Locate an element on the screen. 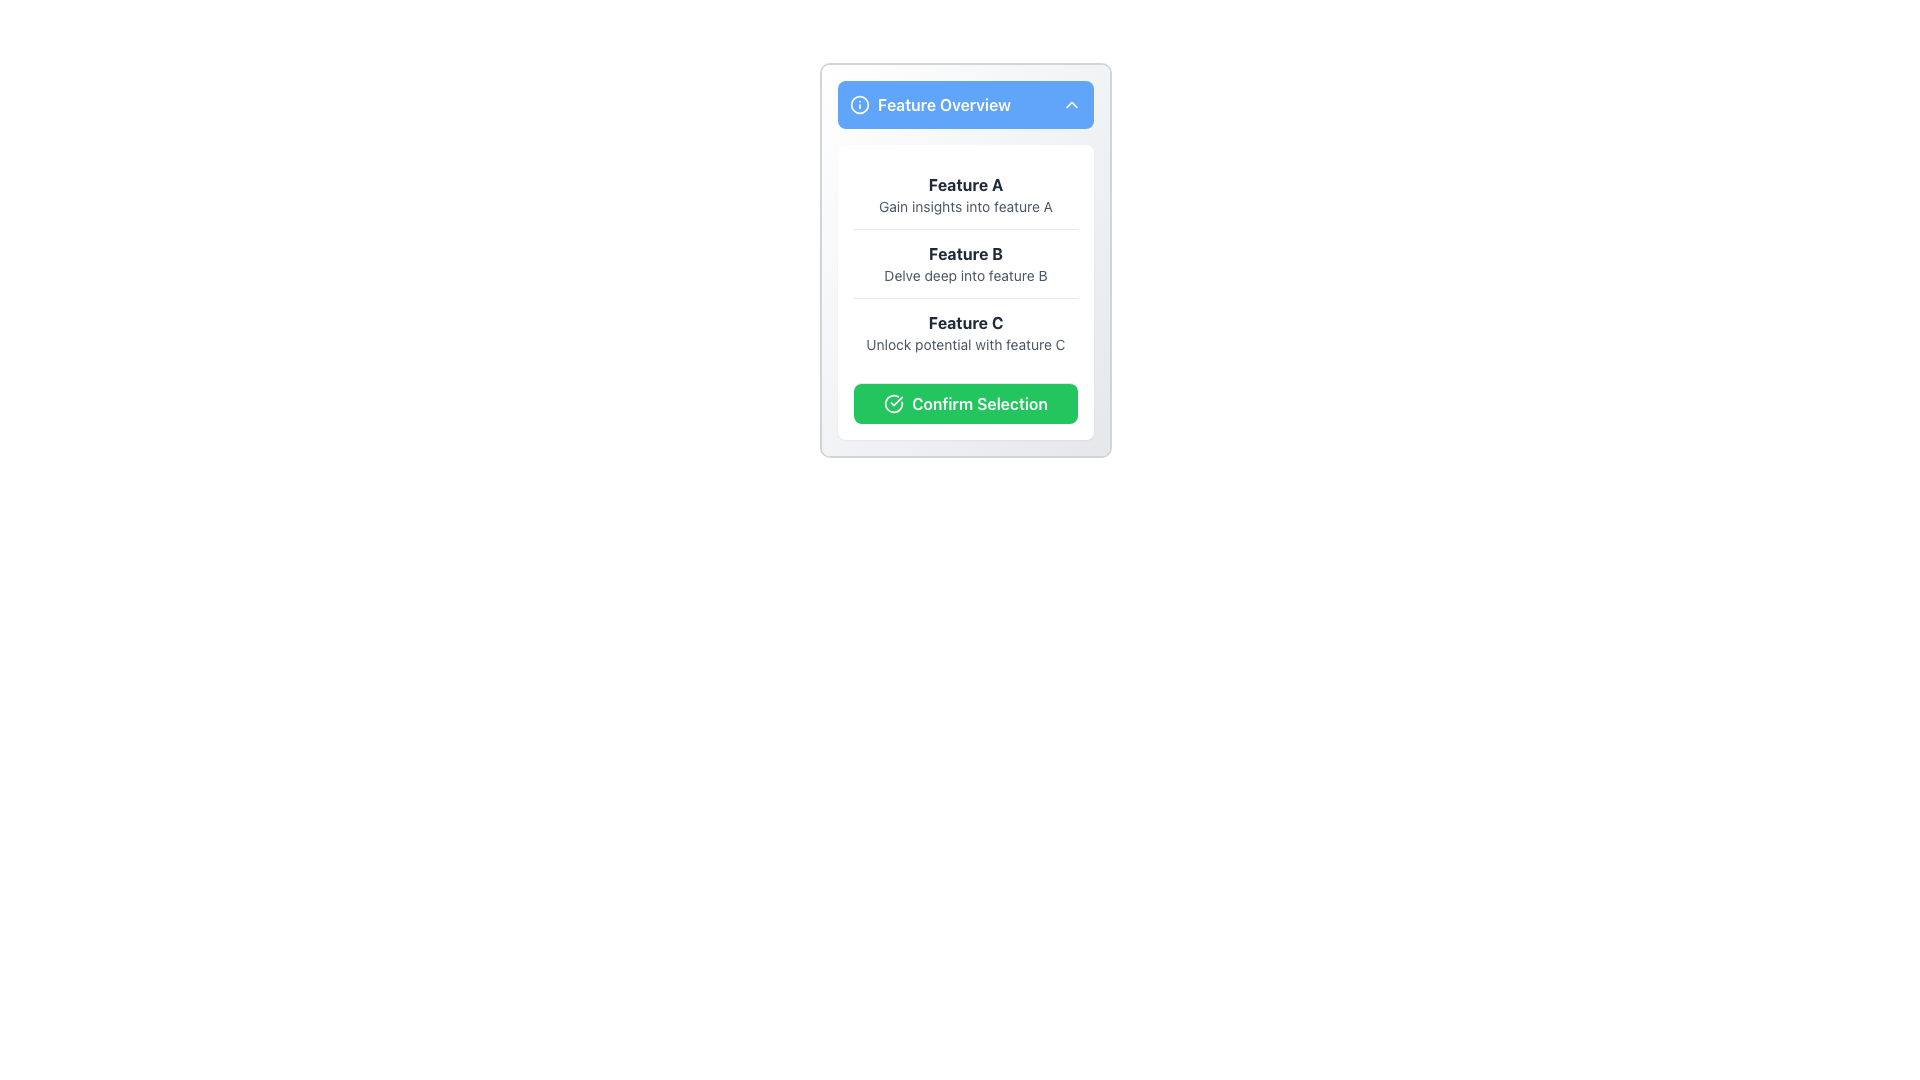 Image resolution: width=1920 pixels, height=1080 pixels. the 'info' icon located to the left of the 'Feature Overview' heading is located at coordinates (859, 104).